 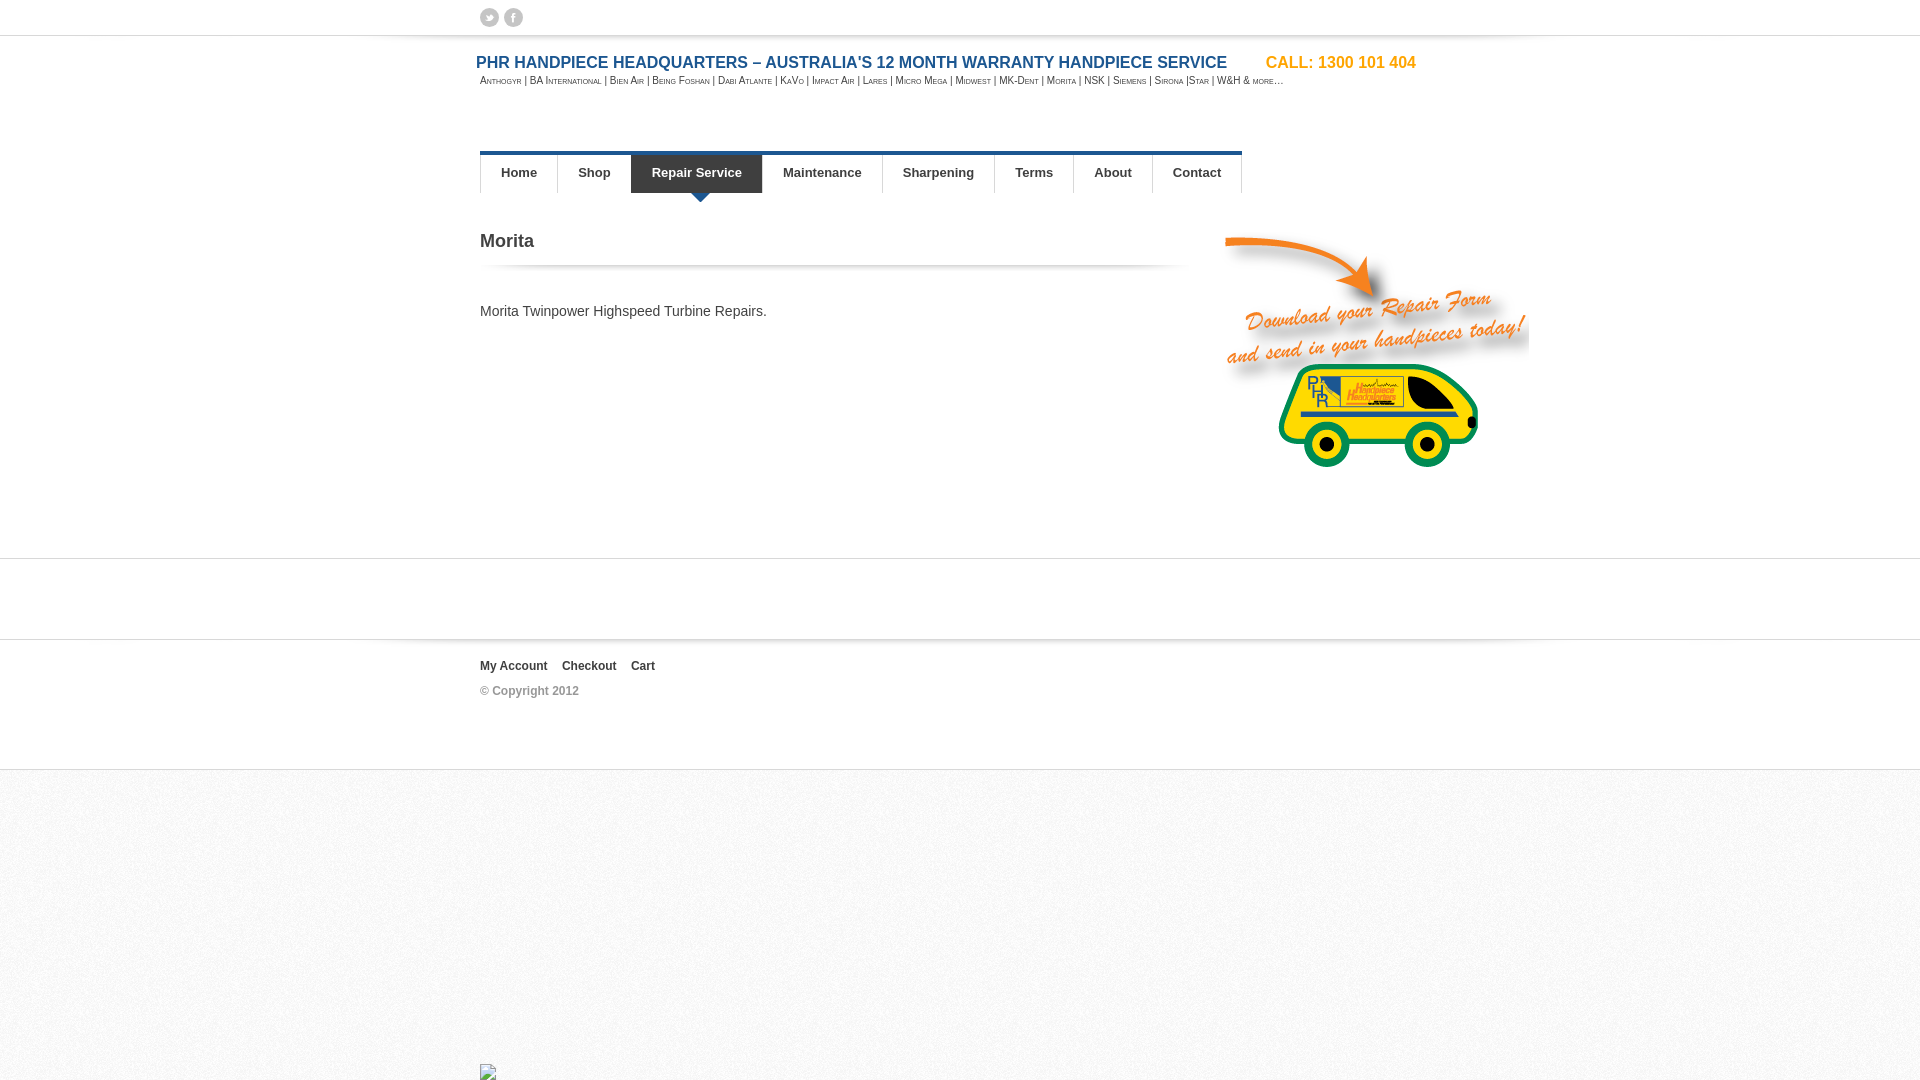 What do you see at coordinates (556, 172) in the screenshot?
I see `'Shop'` at bounding box center [556, 172].